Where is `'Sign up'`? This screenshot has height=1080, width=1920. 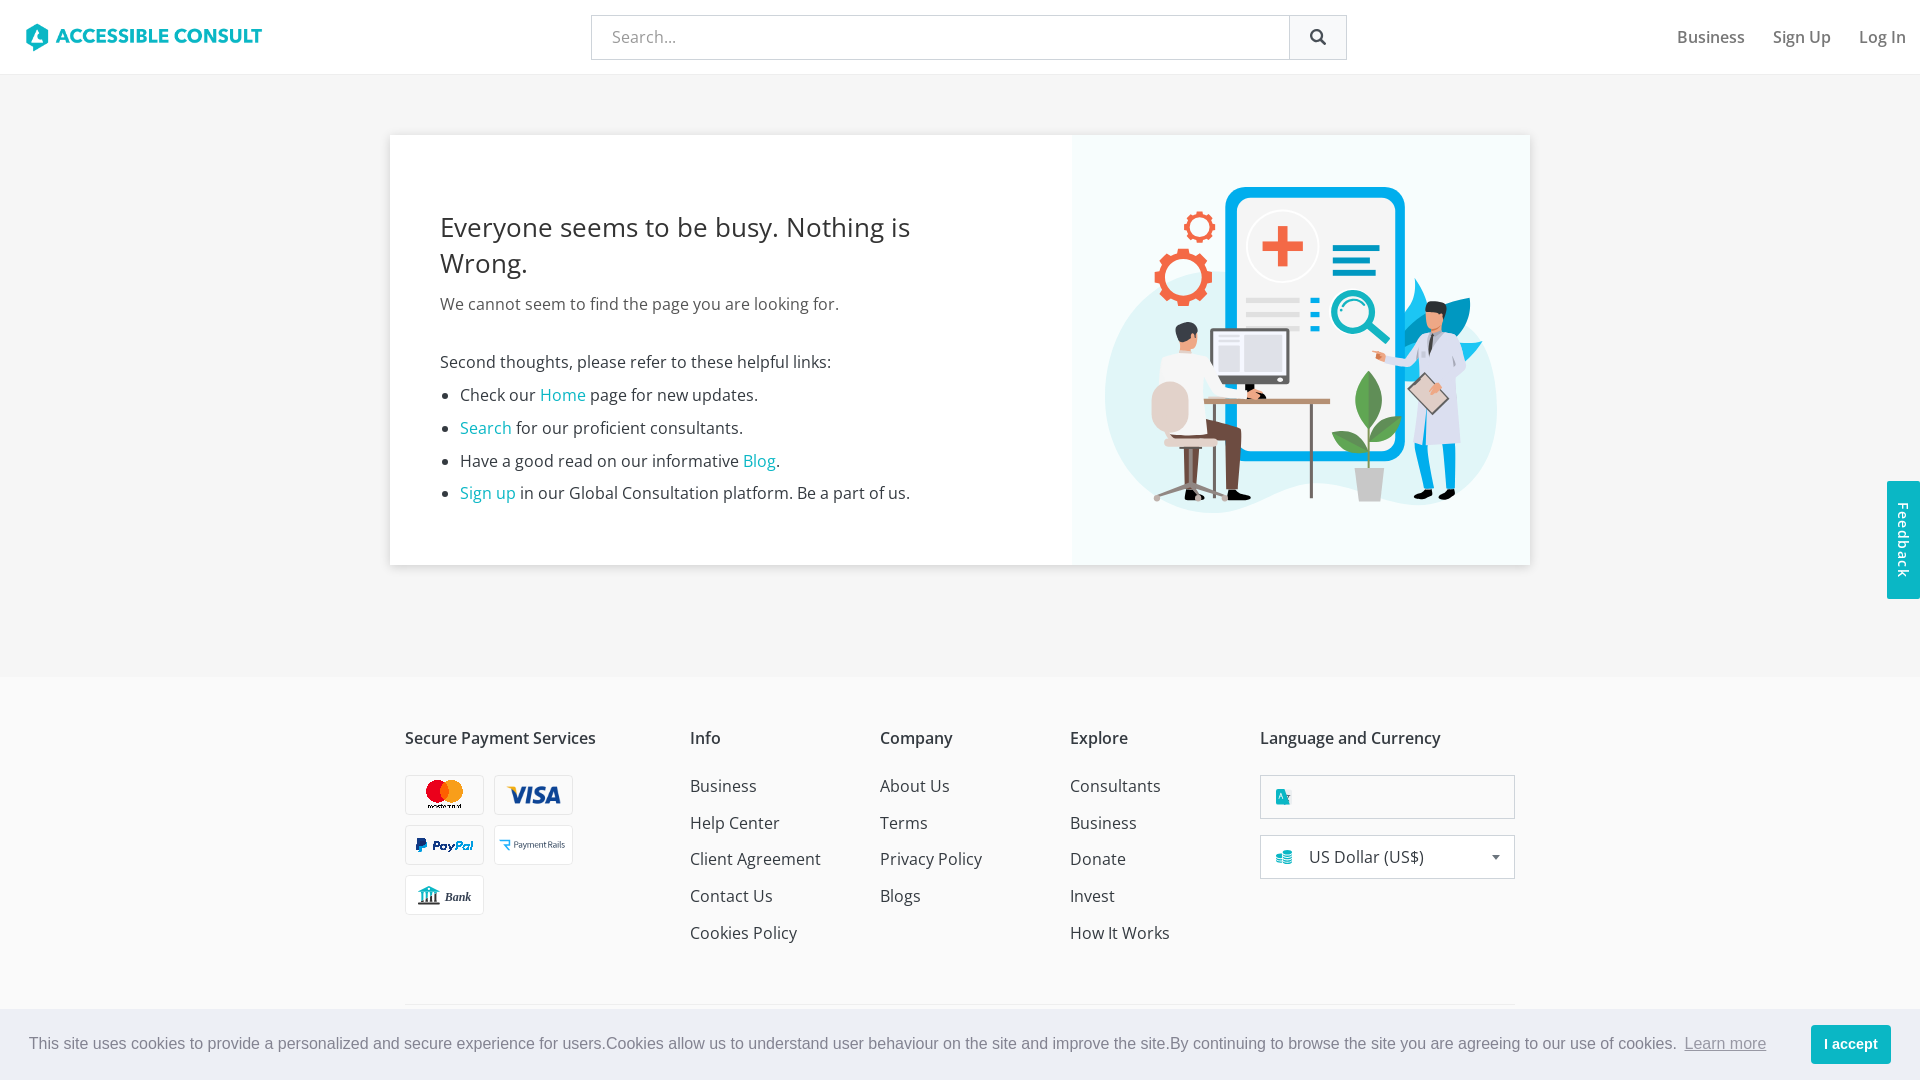
'Sign up' is located at coordinates (488, 493).